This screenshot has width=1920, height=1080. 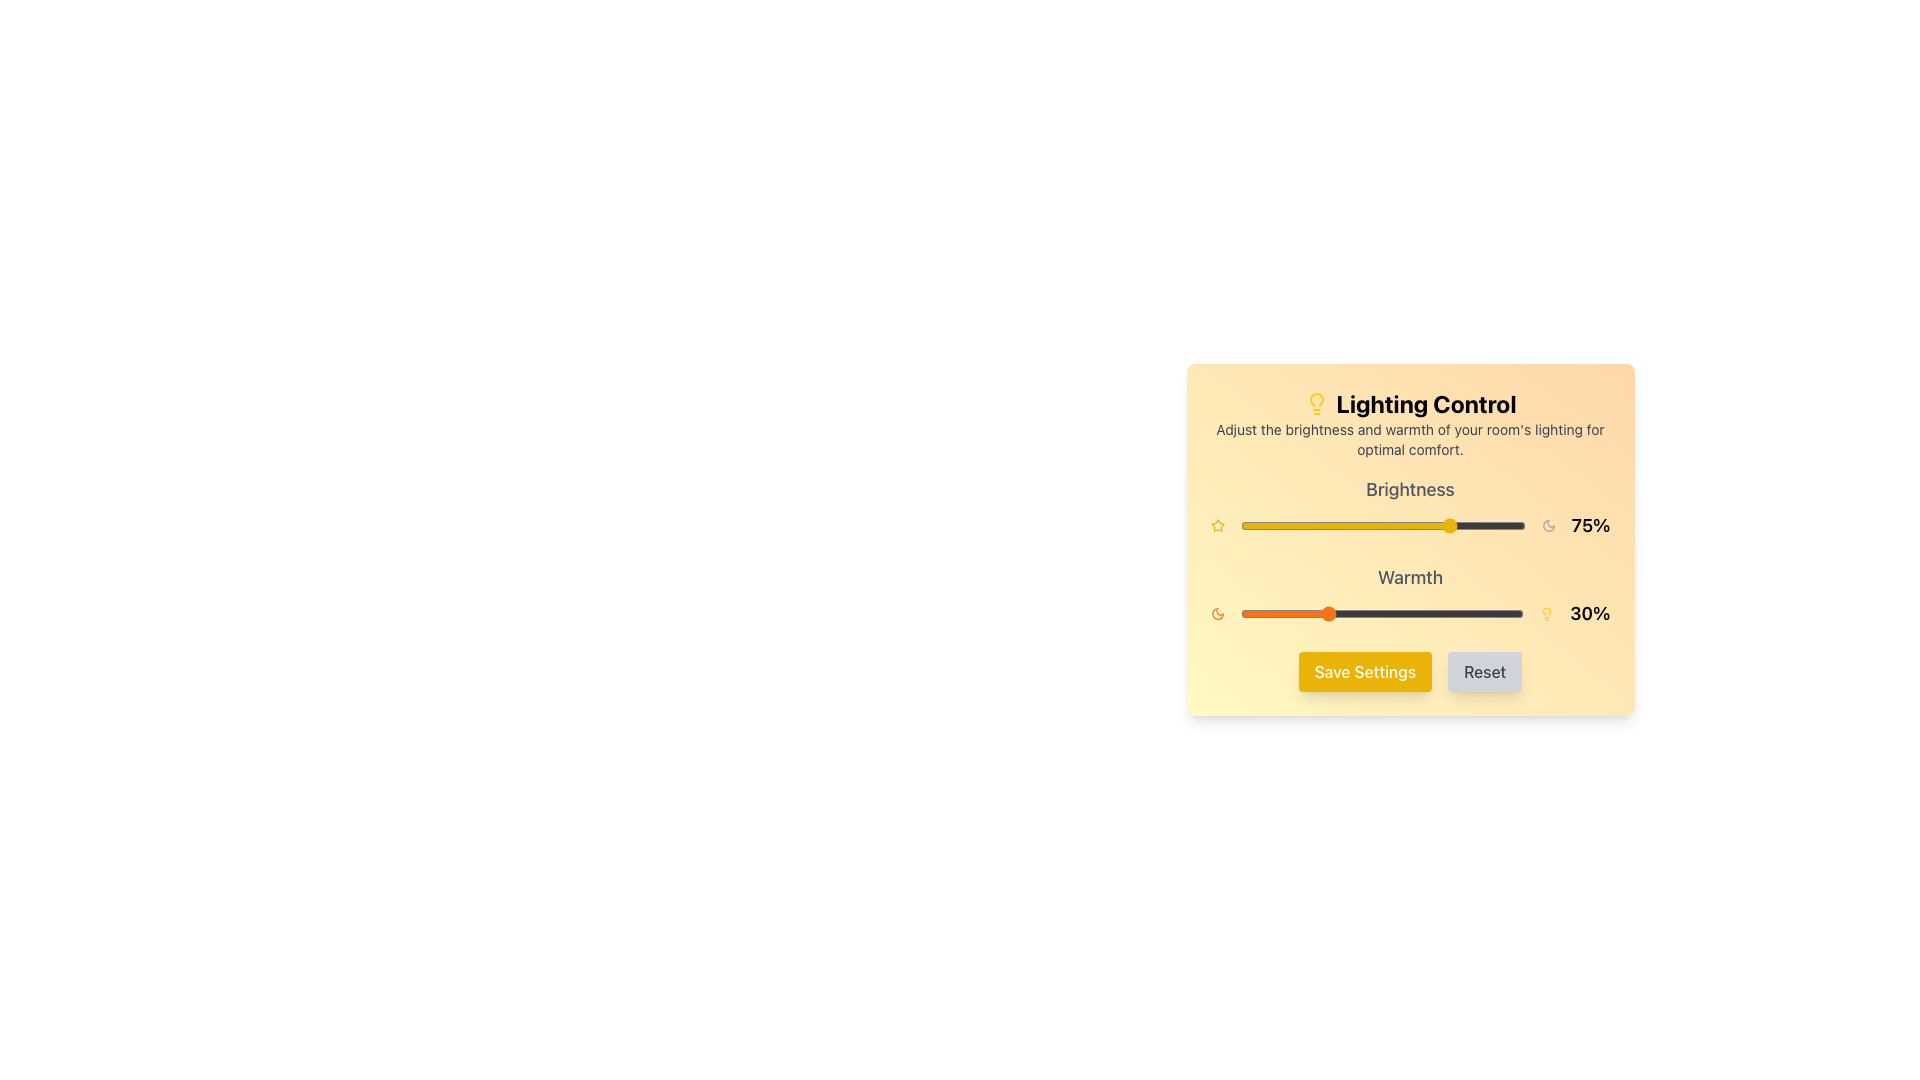 What do you see at coordinates (1409, 438) in the screenshot?
I see `the muted gray Text Label located below the 'Lighting Control' heading in the interface` at bounding box center [1409, 438].